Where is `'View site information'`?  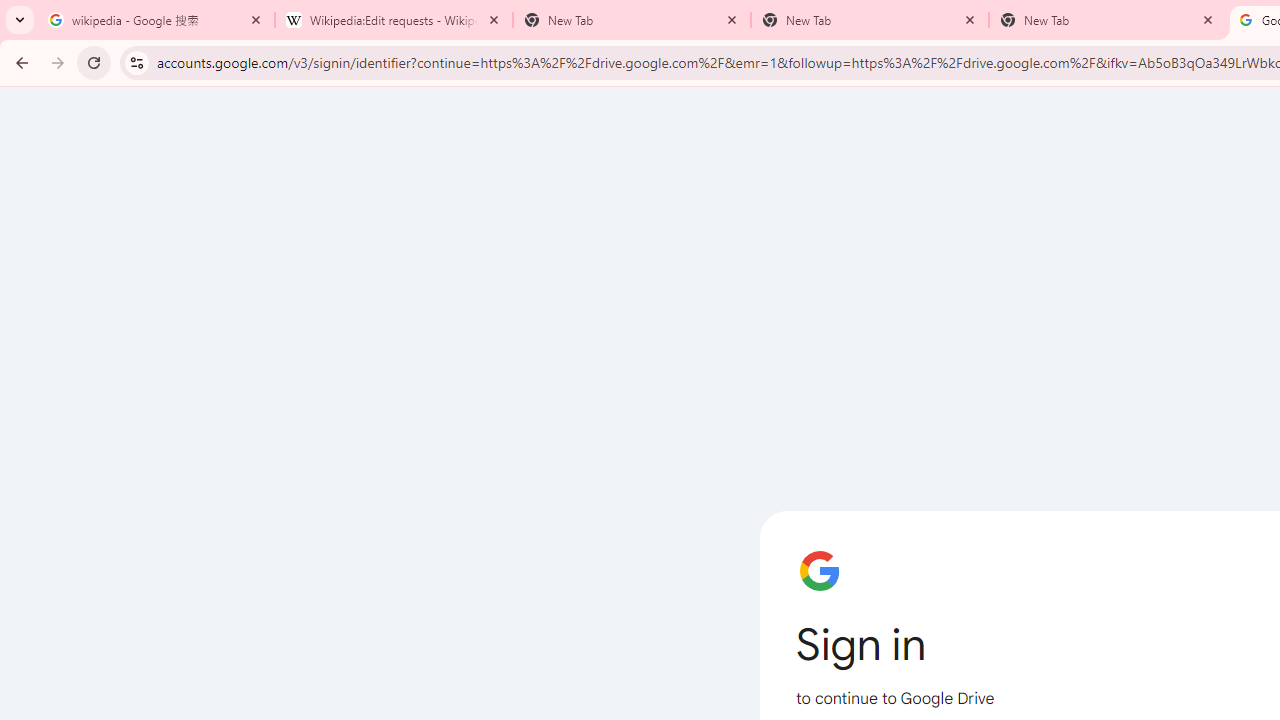 'View site information' is located at coordinates (135, 61).